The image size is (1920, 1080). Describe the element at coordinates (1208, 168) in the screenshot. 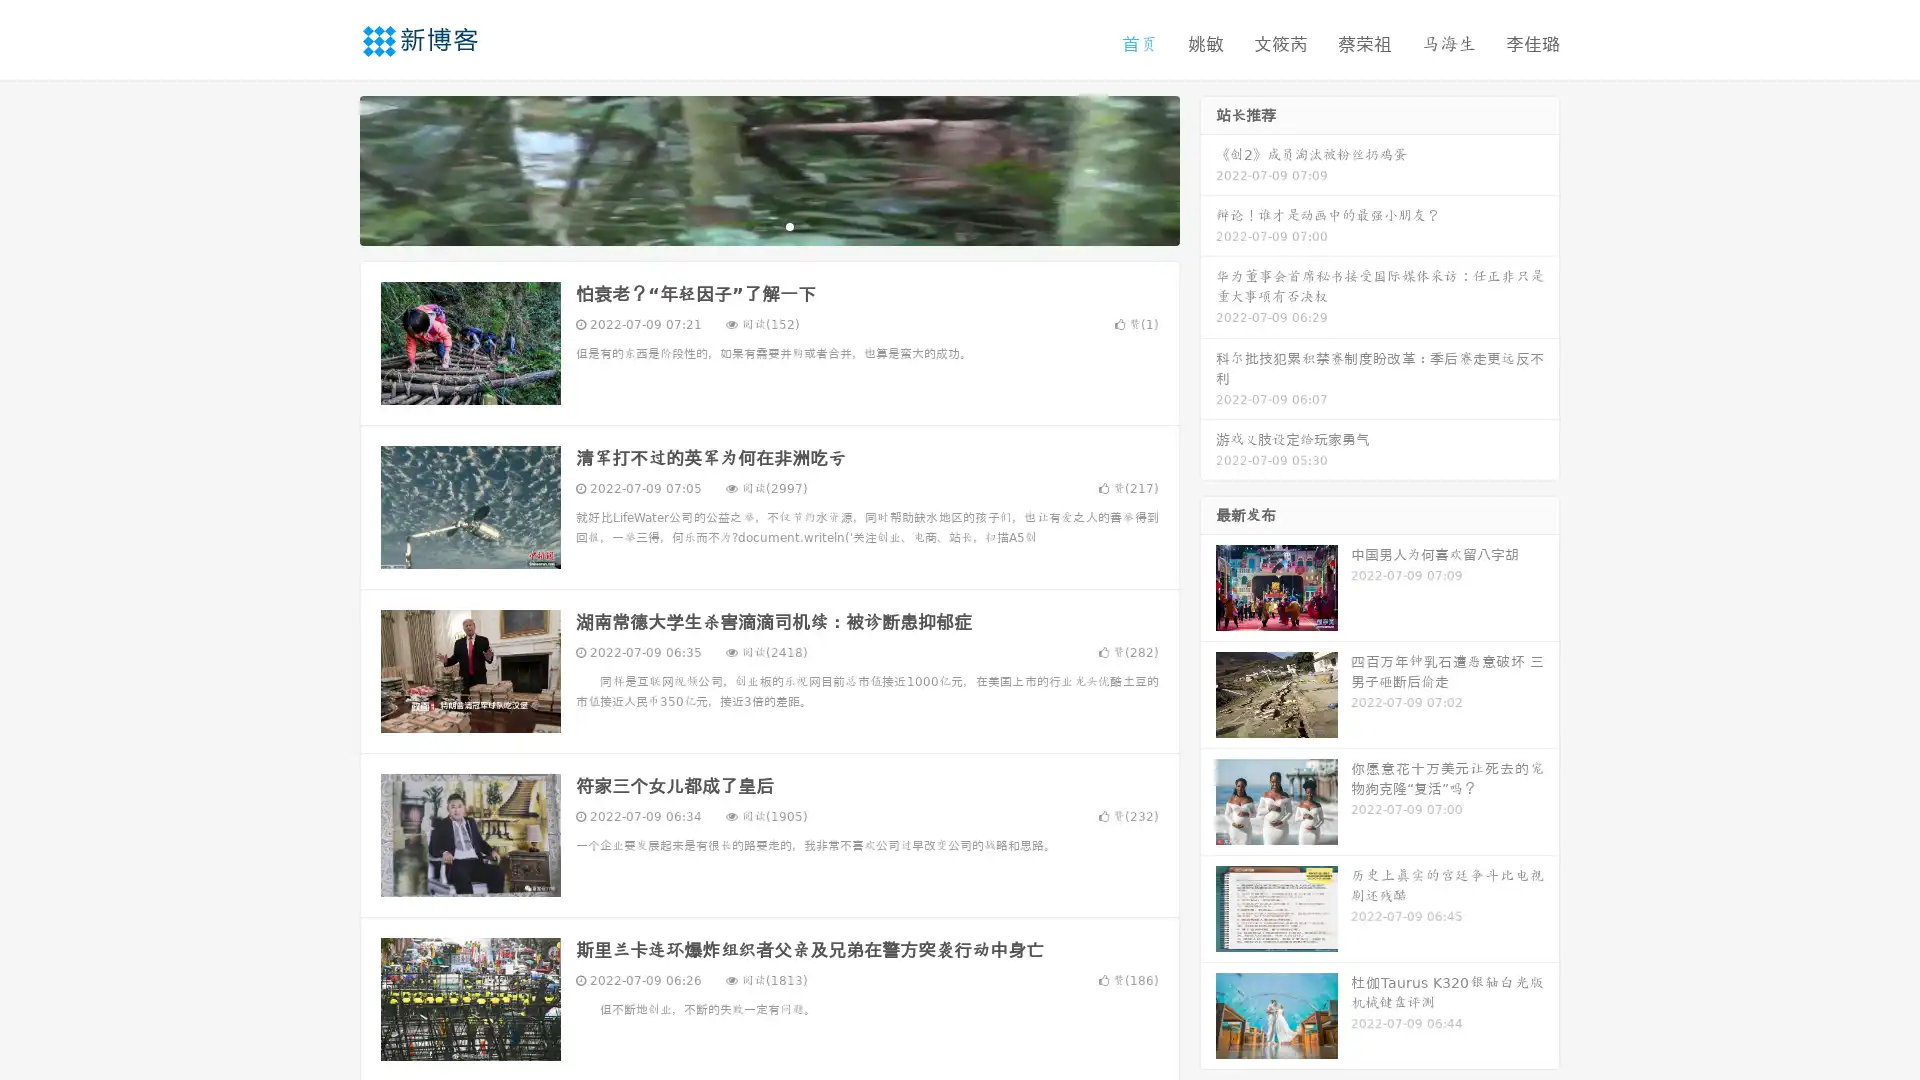

I see `Next slide` at that location.